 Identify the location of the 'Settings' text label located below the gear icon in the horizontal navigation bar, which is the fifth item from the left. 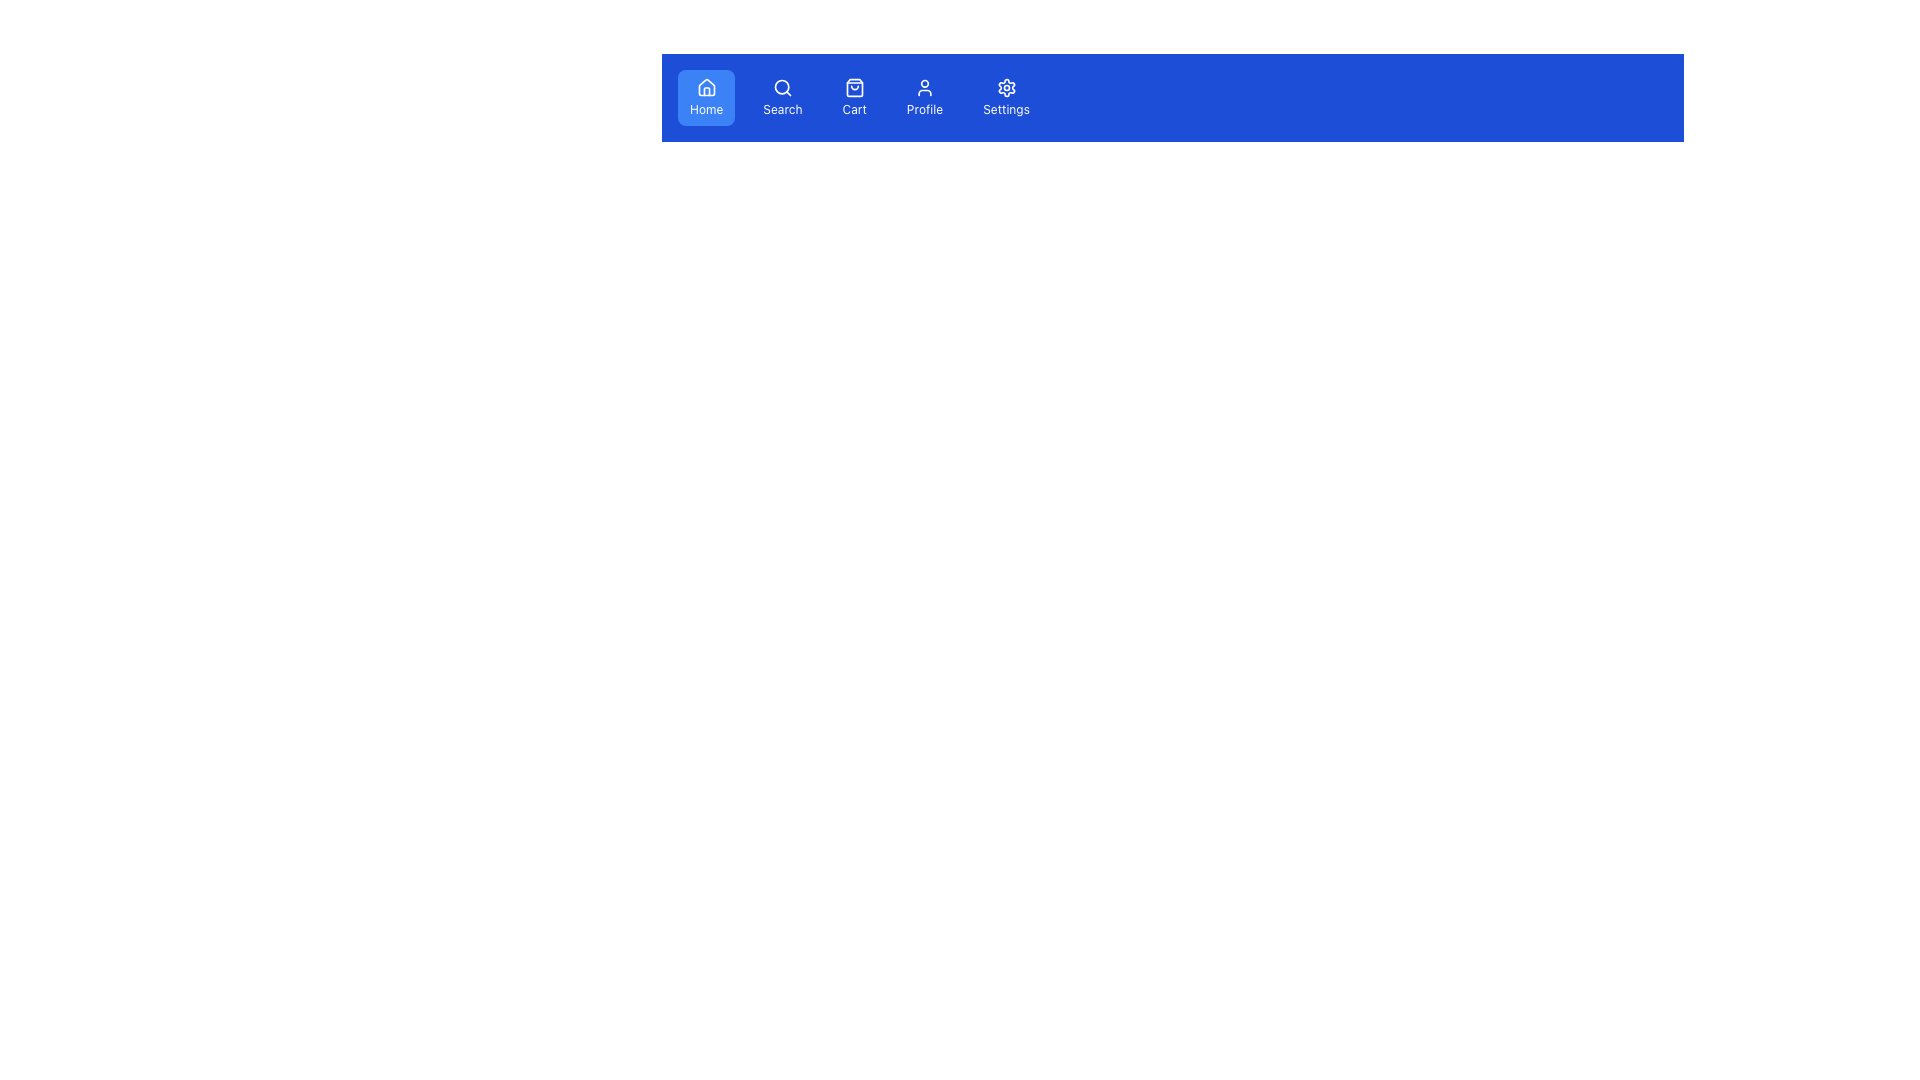
(1006, 110).